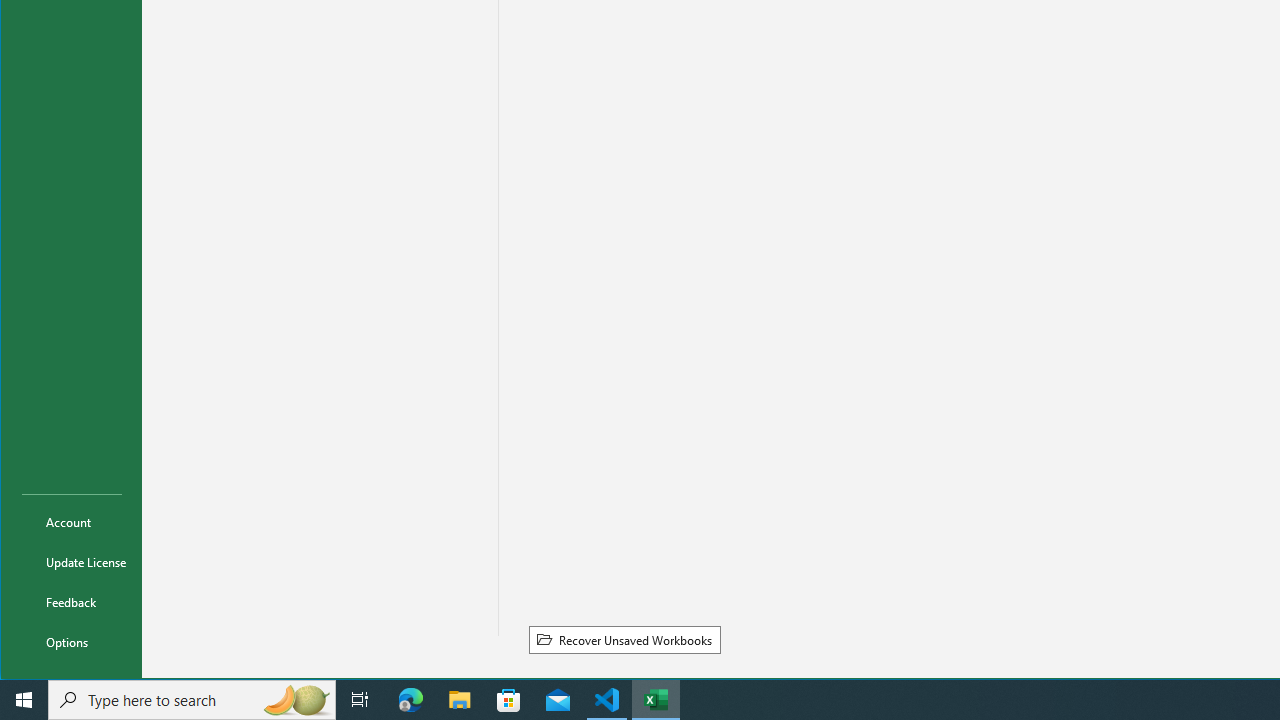 This screenshot has width=1280, height=720. I want to click on 'Recover Unsaved Workbooks', so click(623, 639).